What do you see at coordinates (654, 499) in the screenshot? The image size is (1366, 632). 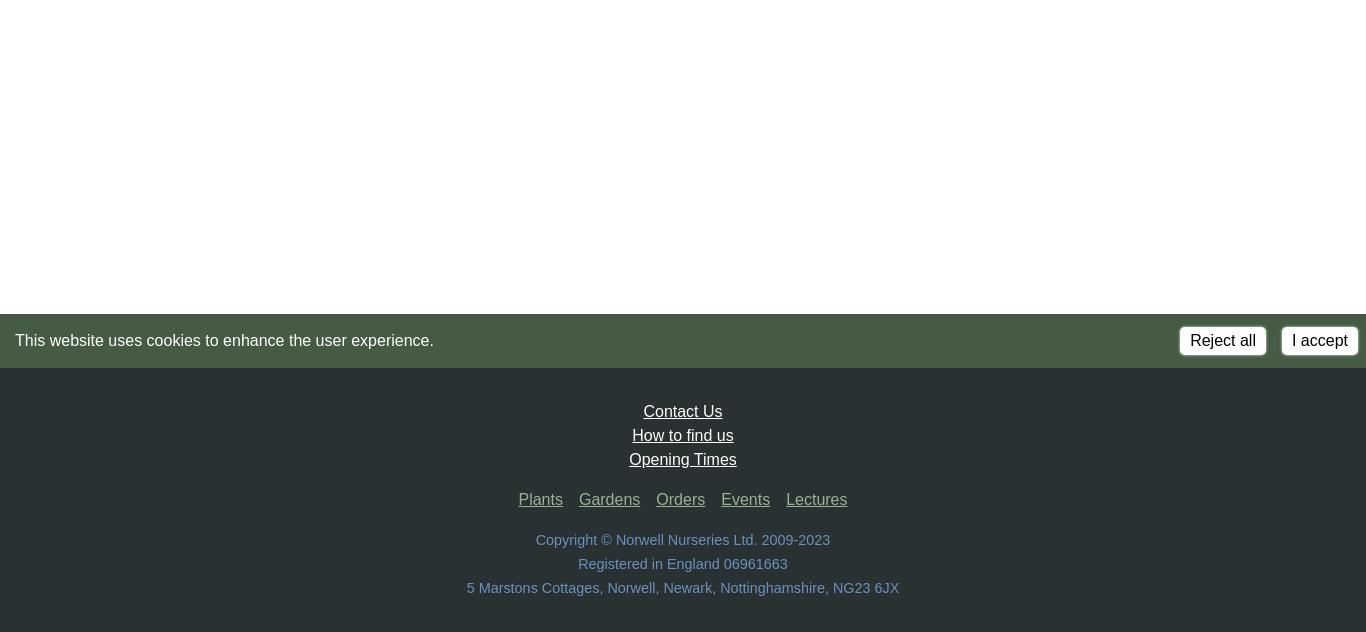 I see `'Orders'` at bounding box center [654, 499].